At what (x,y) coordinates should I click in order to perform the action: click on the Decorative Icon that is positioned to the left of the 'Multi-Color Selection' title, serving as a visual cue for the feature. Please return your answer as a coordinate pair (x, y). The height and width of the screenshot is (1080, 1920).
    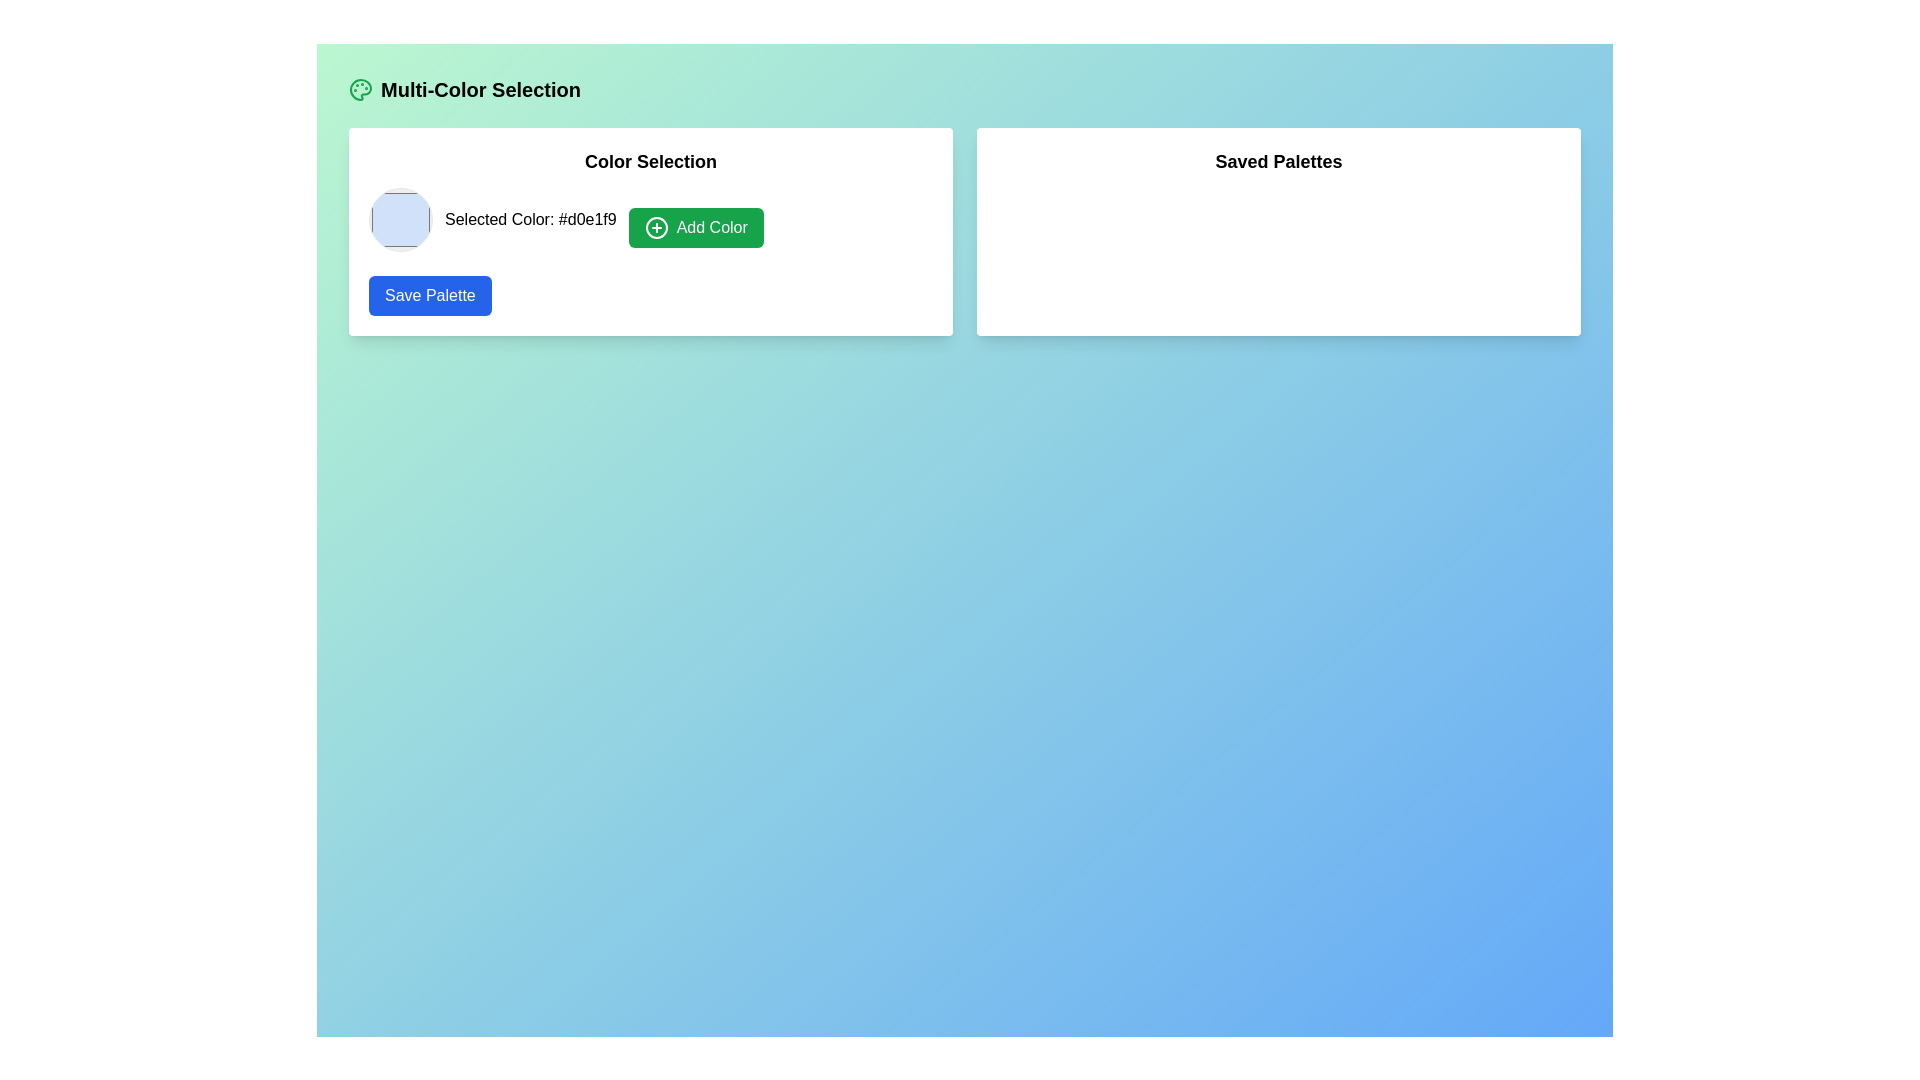
    Looking at the image, I should click on (360, 88).